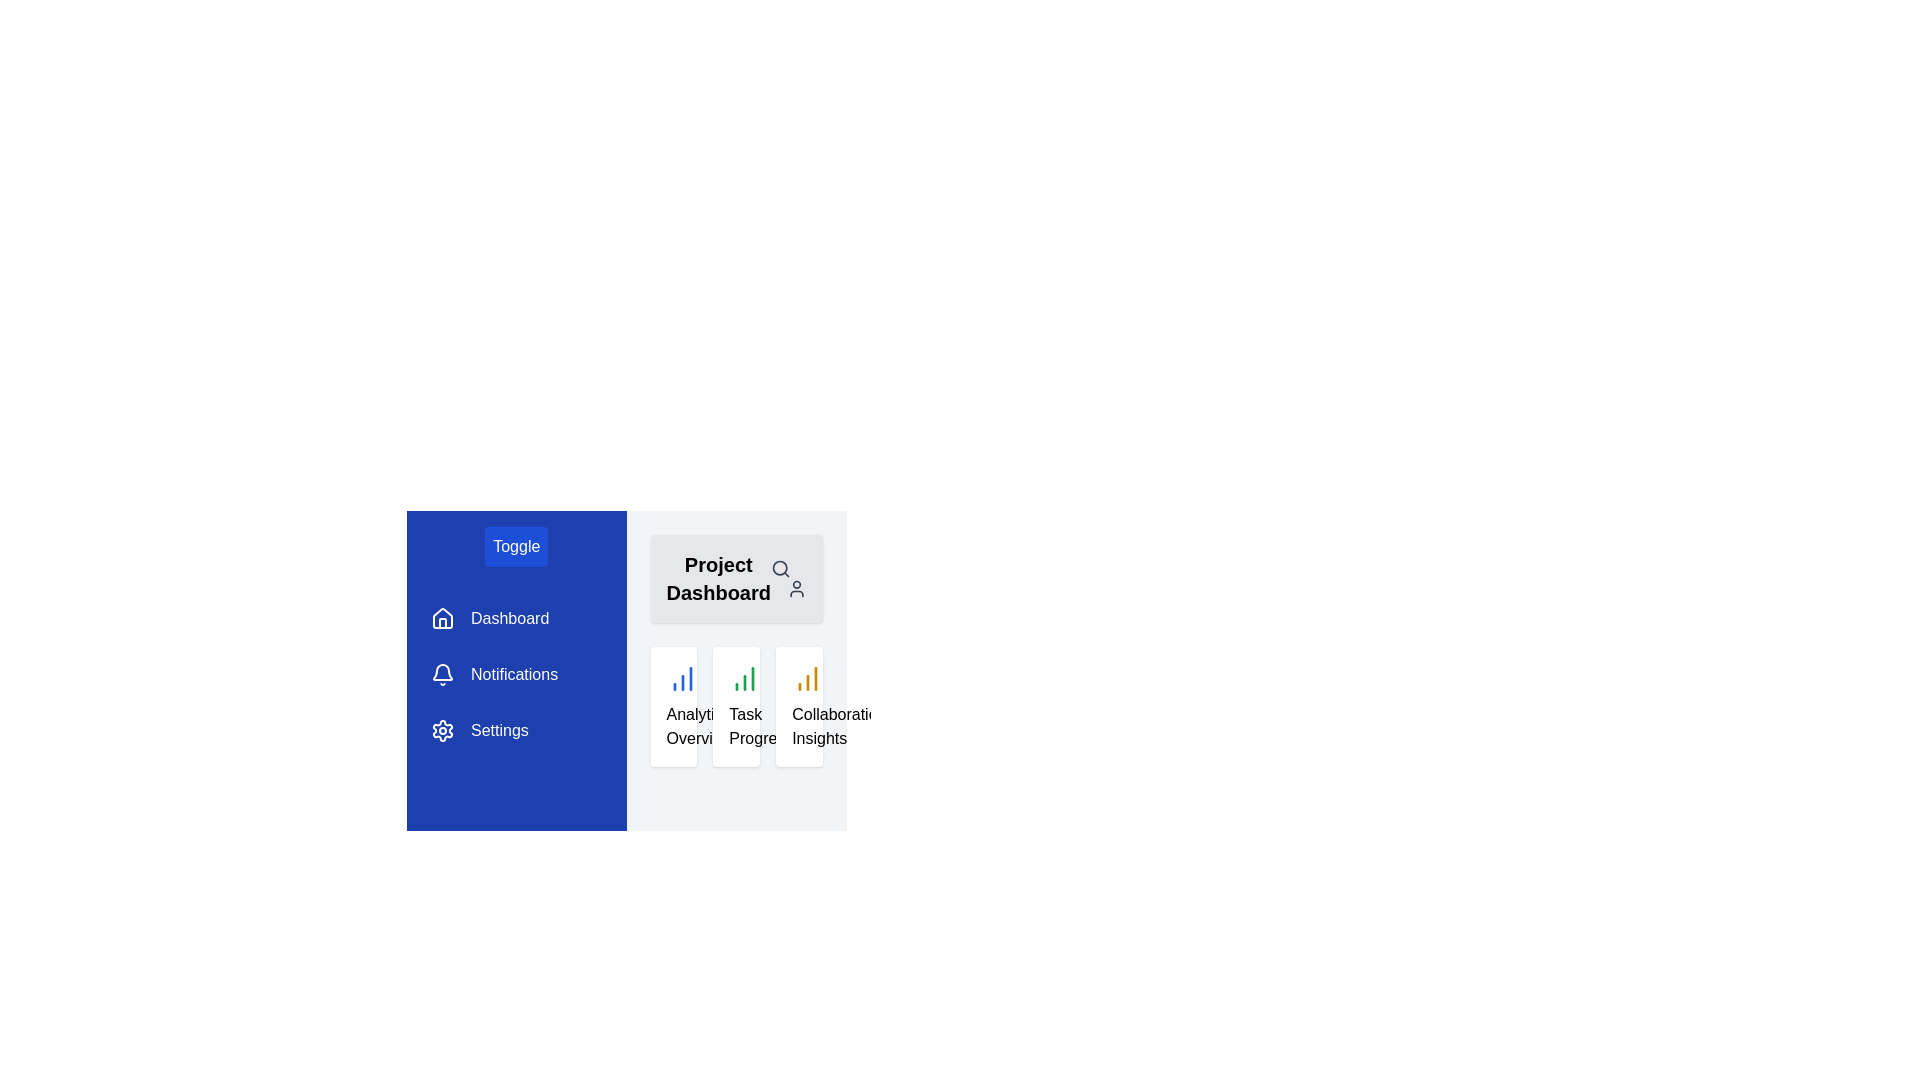  What do you see at coordinates (779, 568) in the screenshot?
I see `the central circular vector shape of the search icon, which is styled in neutral gray and is part of a magnifying glass representation` at bounding box center [779, 568].